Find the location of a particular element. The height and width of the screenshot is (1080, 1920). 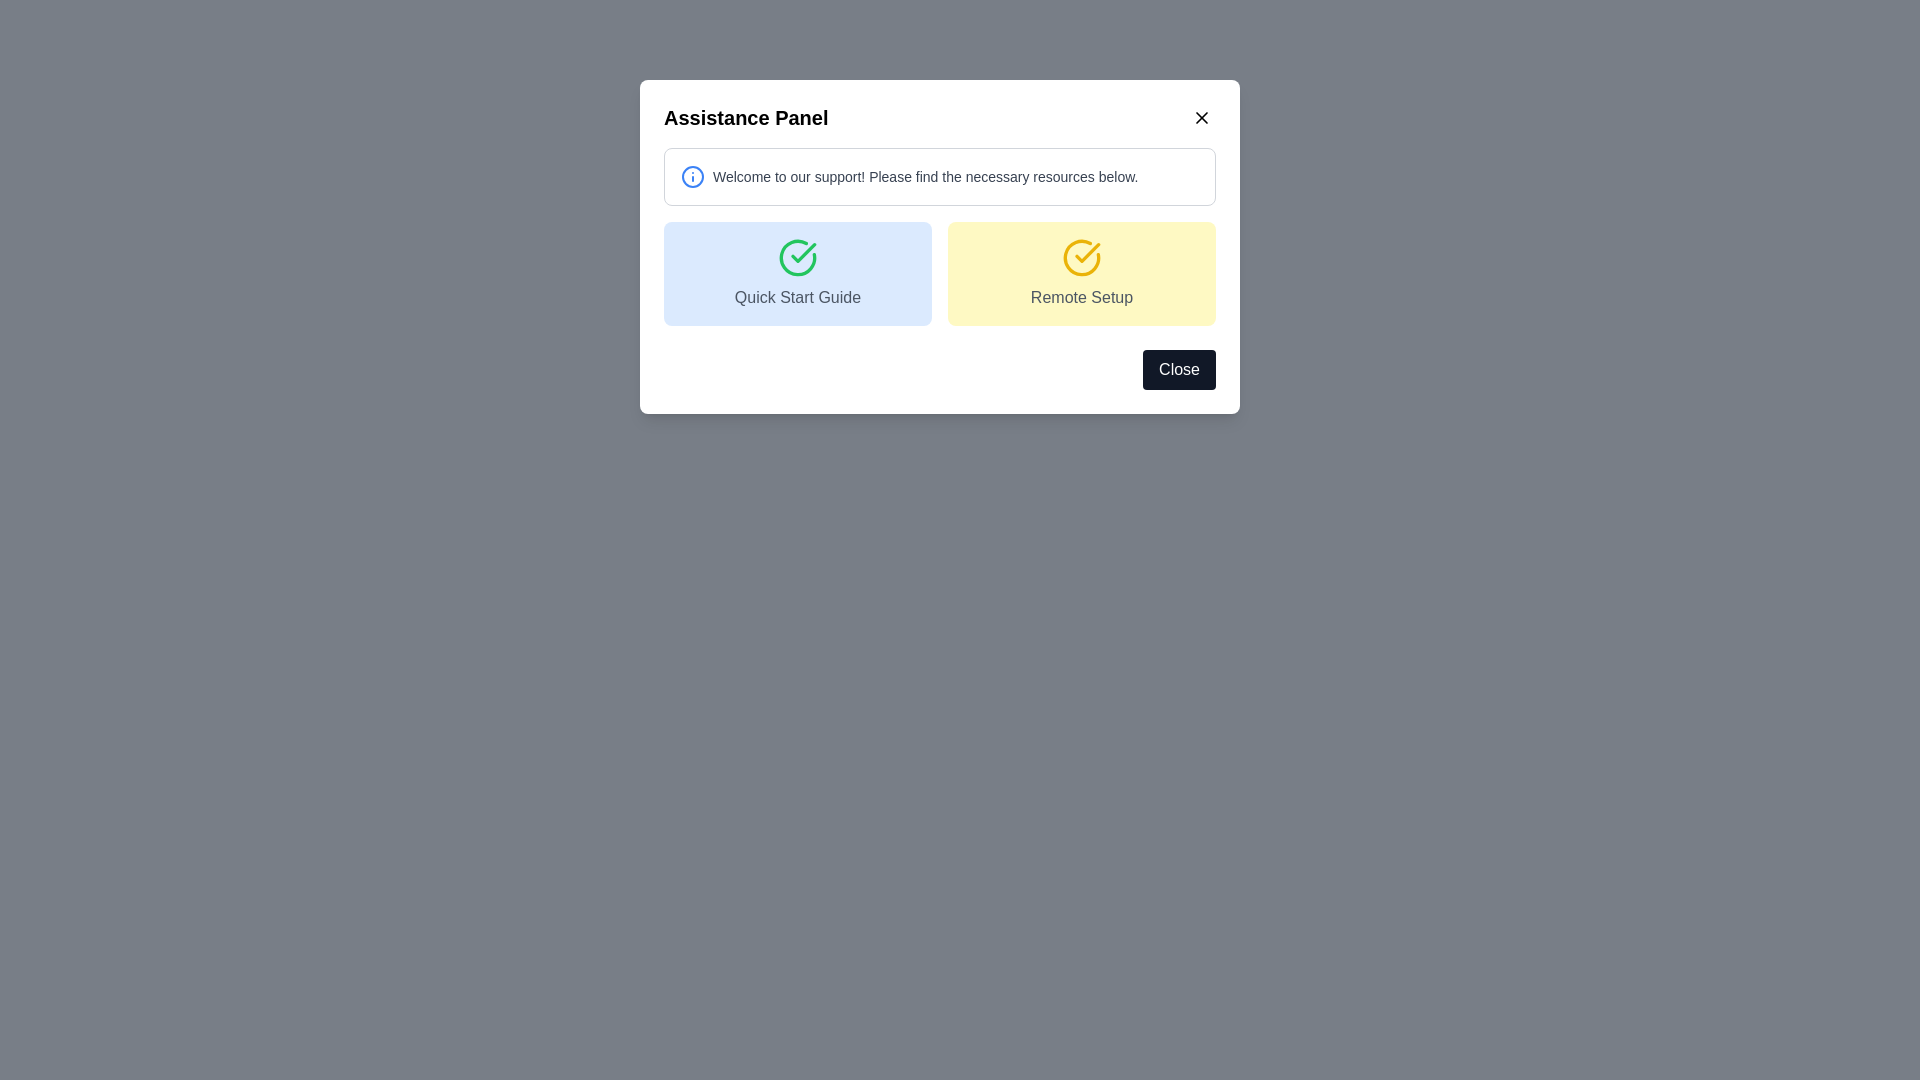

the confirmation icon located within the blue 'Quick Start Guide' button in the left half of the Assistance Panel dialog box is located at coordinates (796, 257).